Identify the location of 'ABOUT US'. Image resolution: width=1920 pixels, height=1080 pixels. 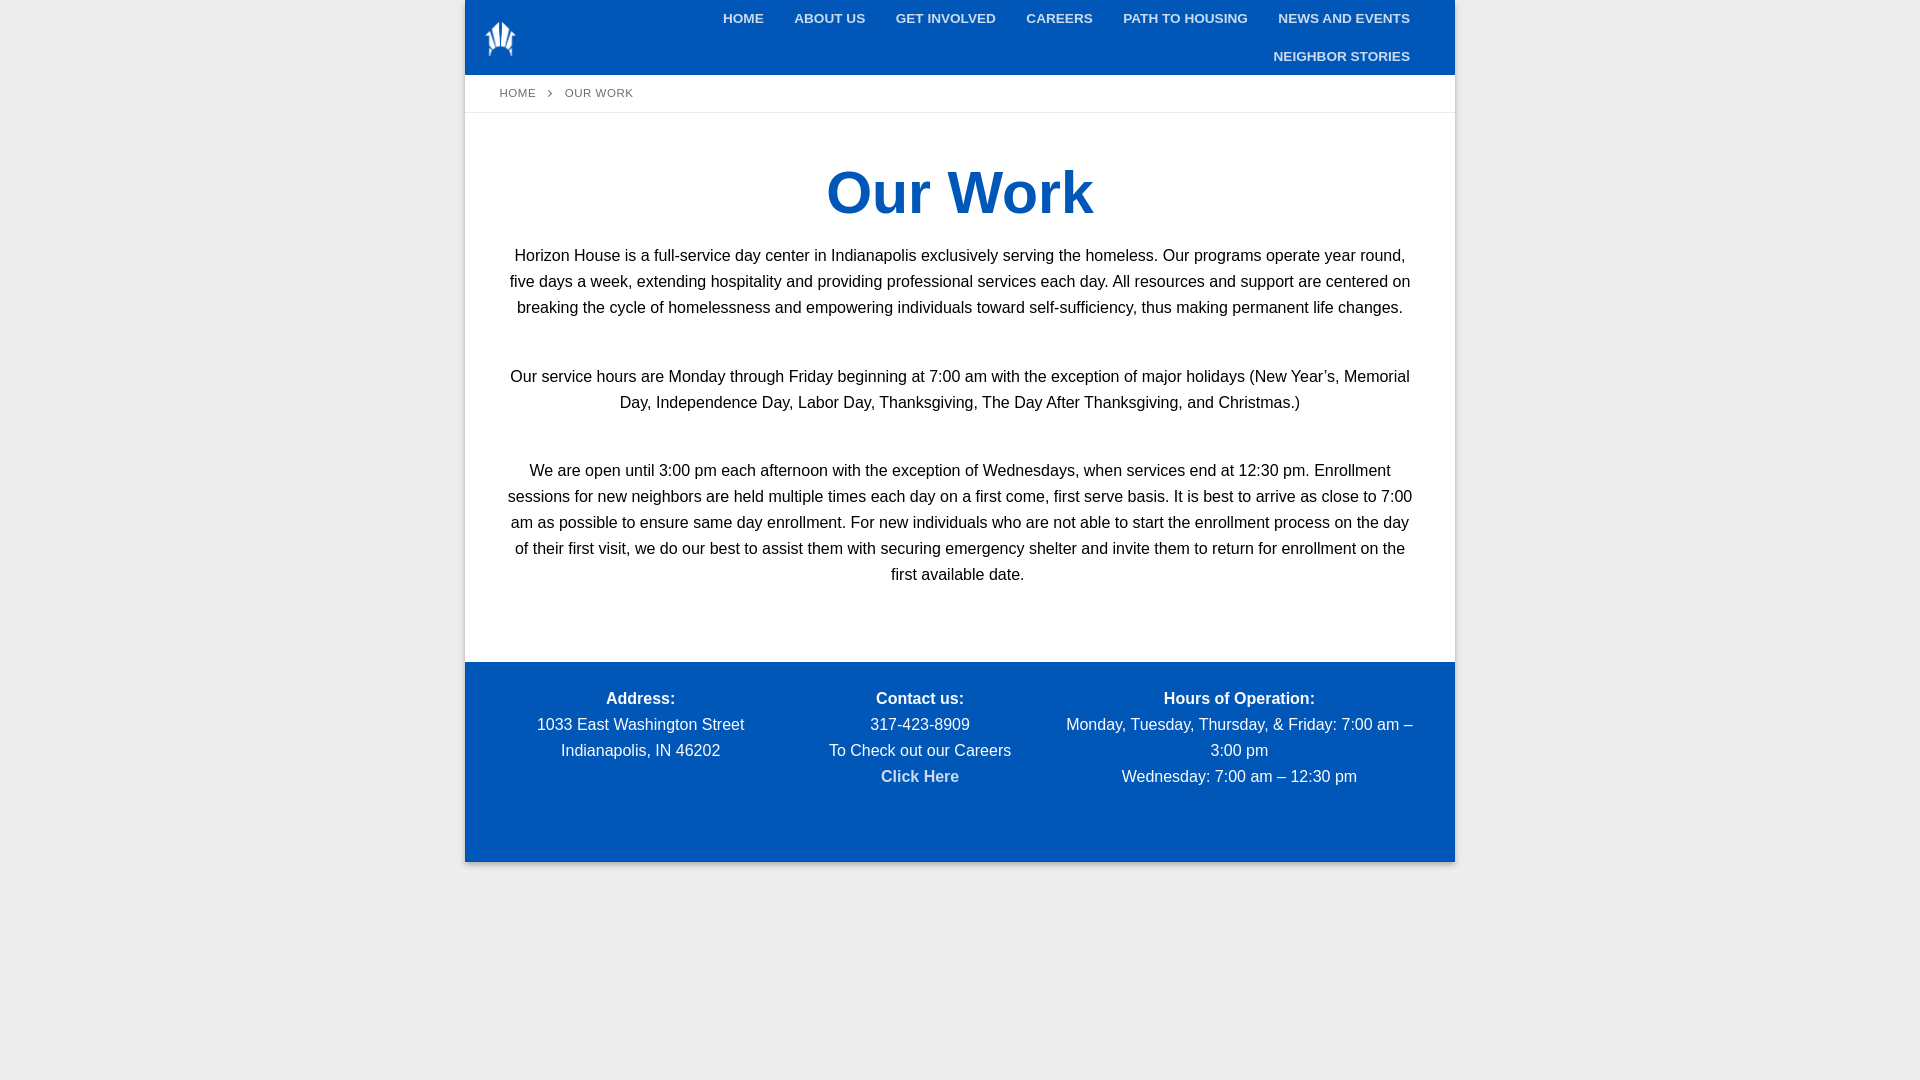
(829, 19).